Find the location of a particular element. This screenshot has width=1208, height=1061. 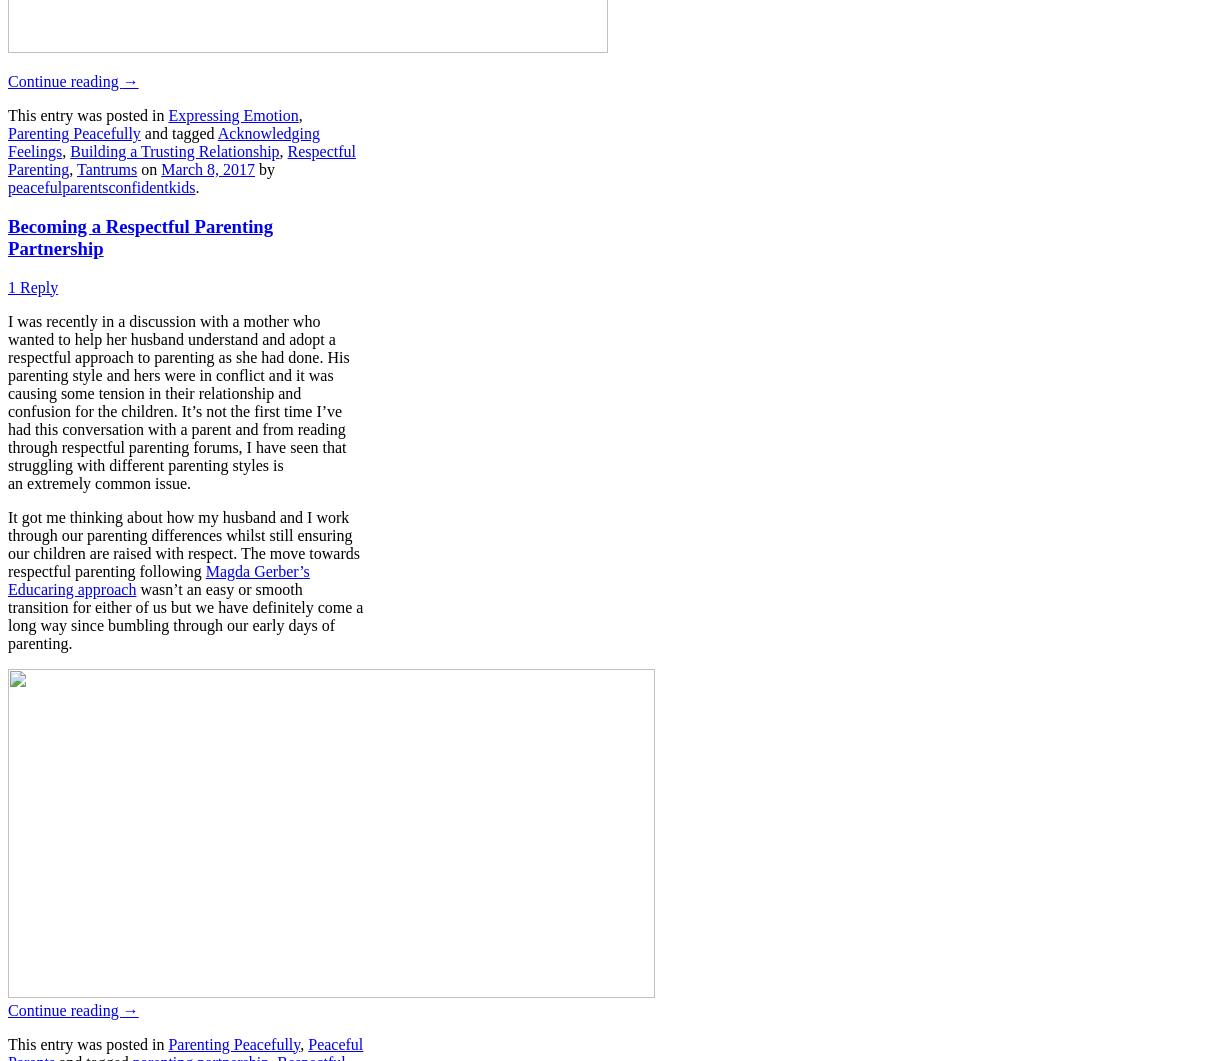

'peacefulparentsconfidentkids' is located at coordinates (100, 186).